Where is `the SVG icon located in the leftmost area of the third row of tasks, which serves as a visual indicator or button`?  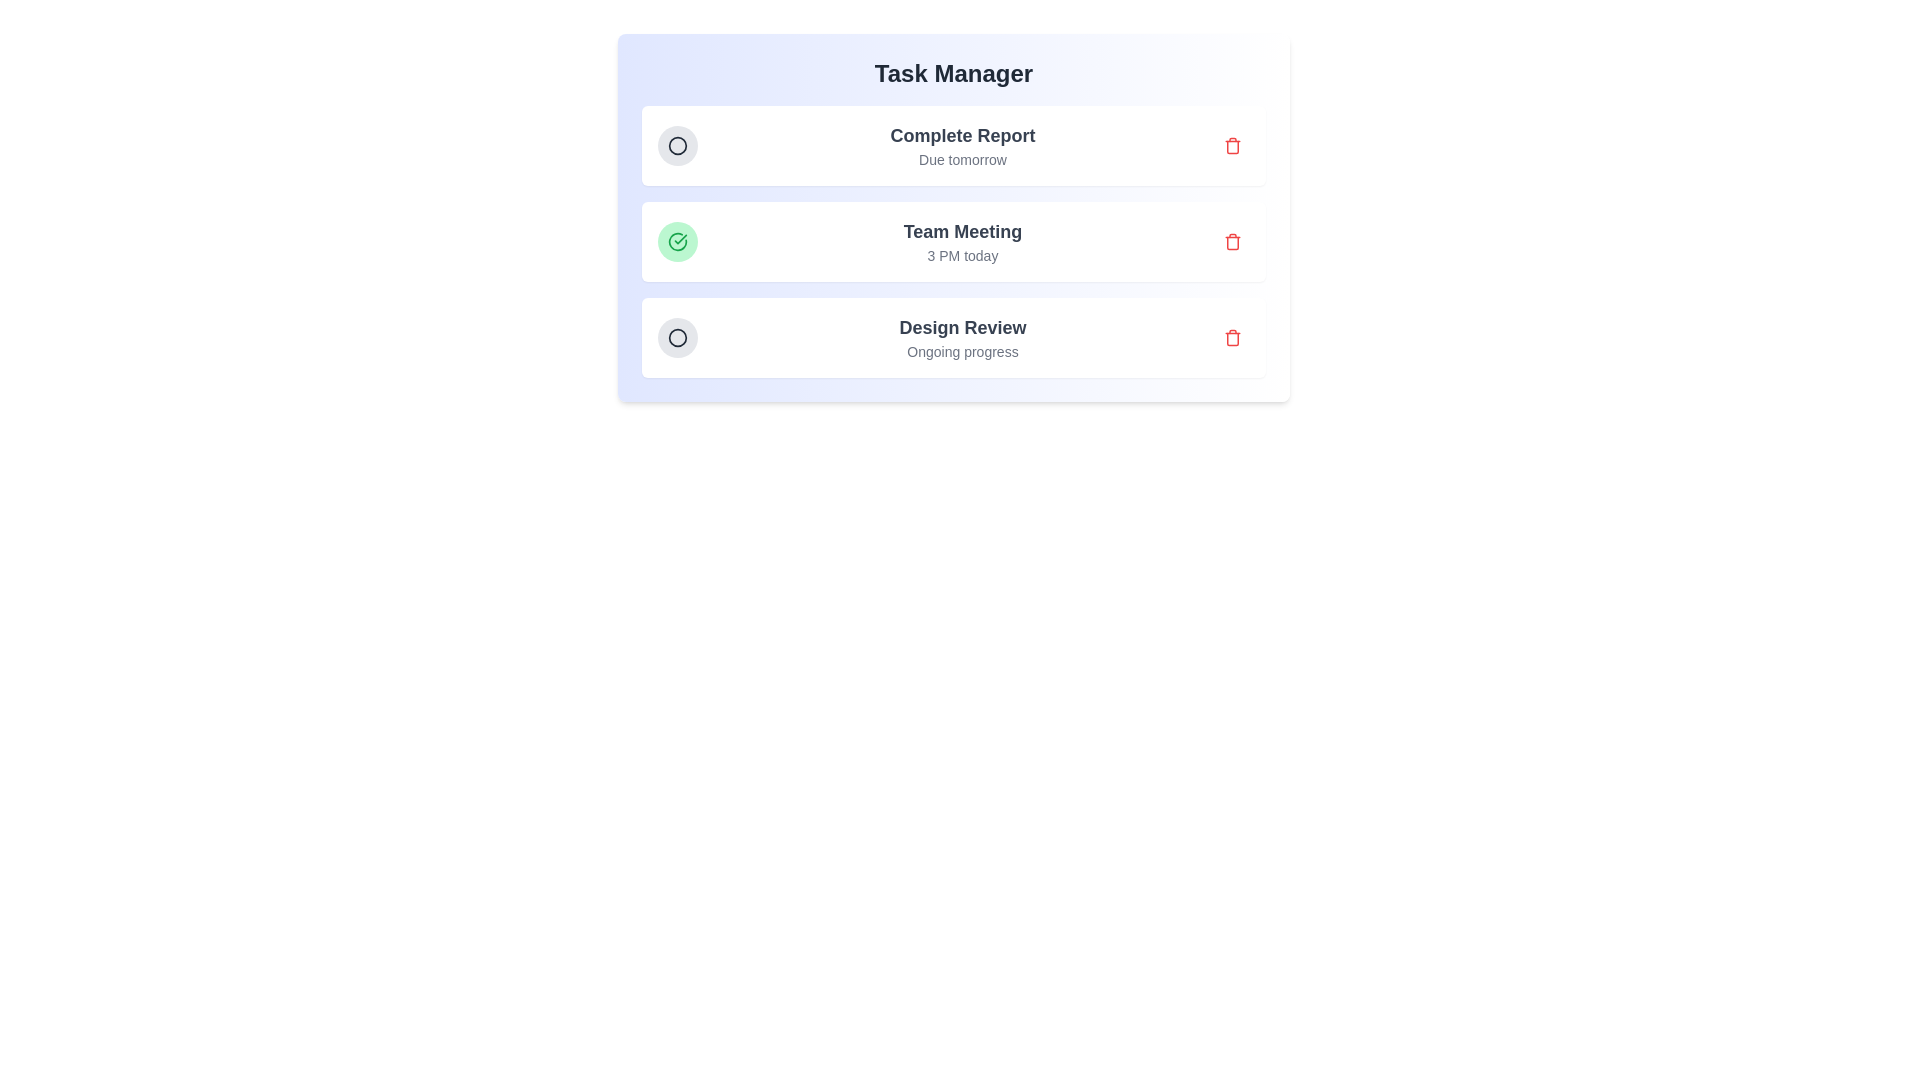
the SVG icon located in the leftmost area of the third row of tasks, which serves as a visual indicator or button is located at coordinates (677, 337).